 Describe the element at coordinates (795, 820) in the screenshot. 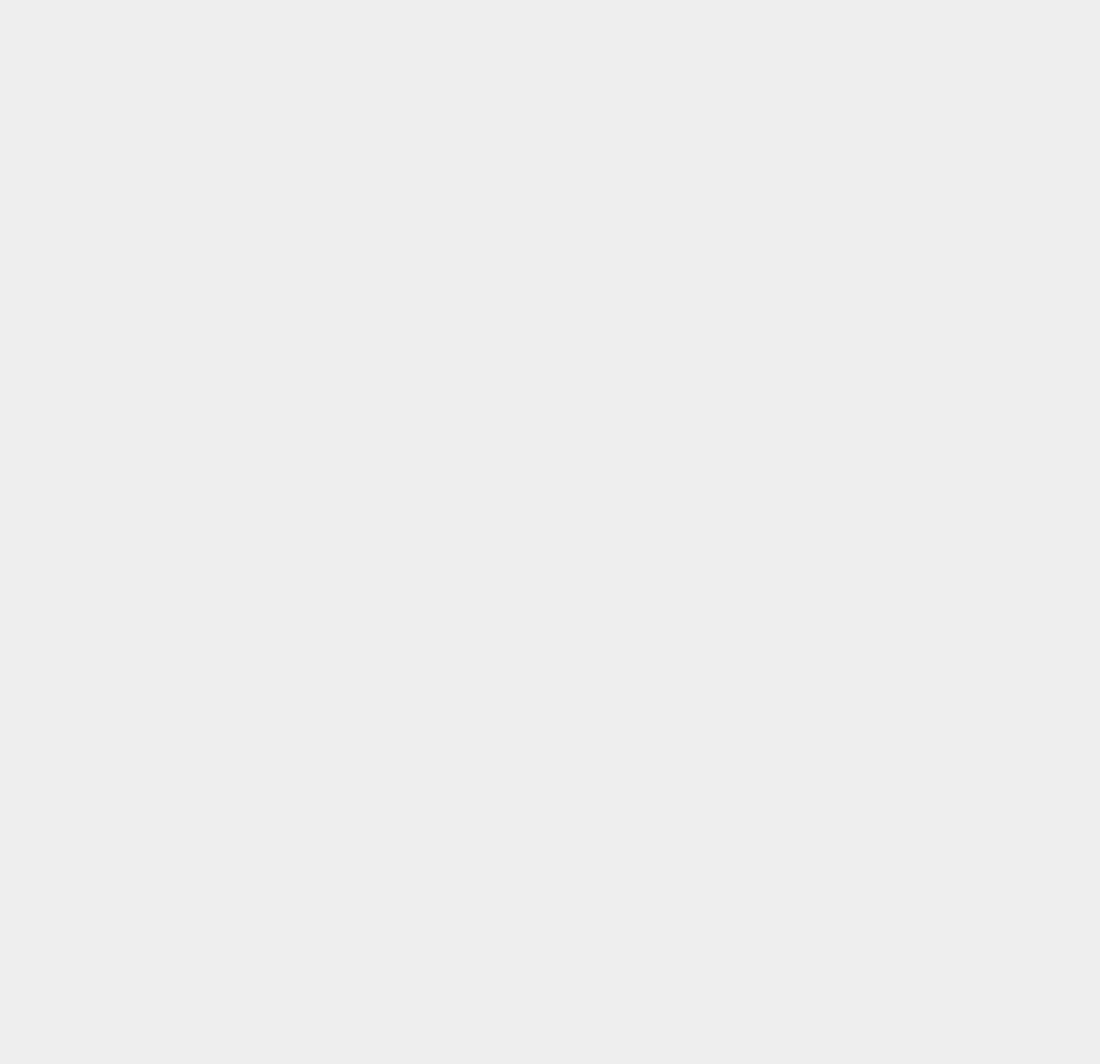

I see `'Nikon'` at that location.